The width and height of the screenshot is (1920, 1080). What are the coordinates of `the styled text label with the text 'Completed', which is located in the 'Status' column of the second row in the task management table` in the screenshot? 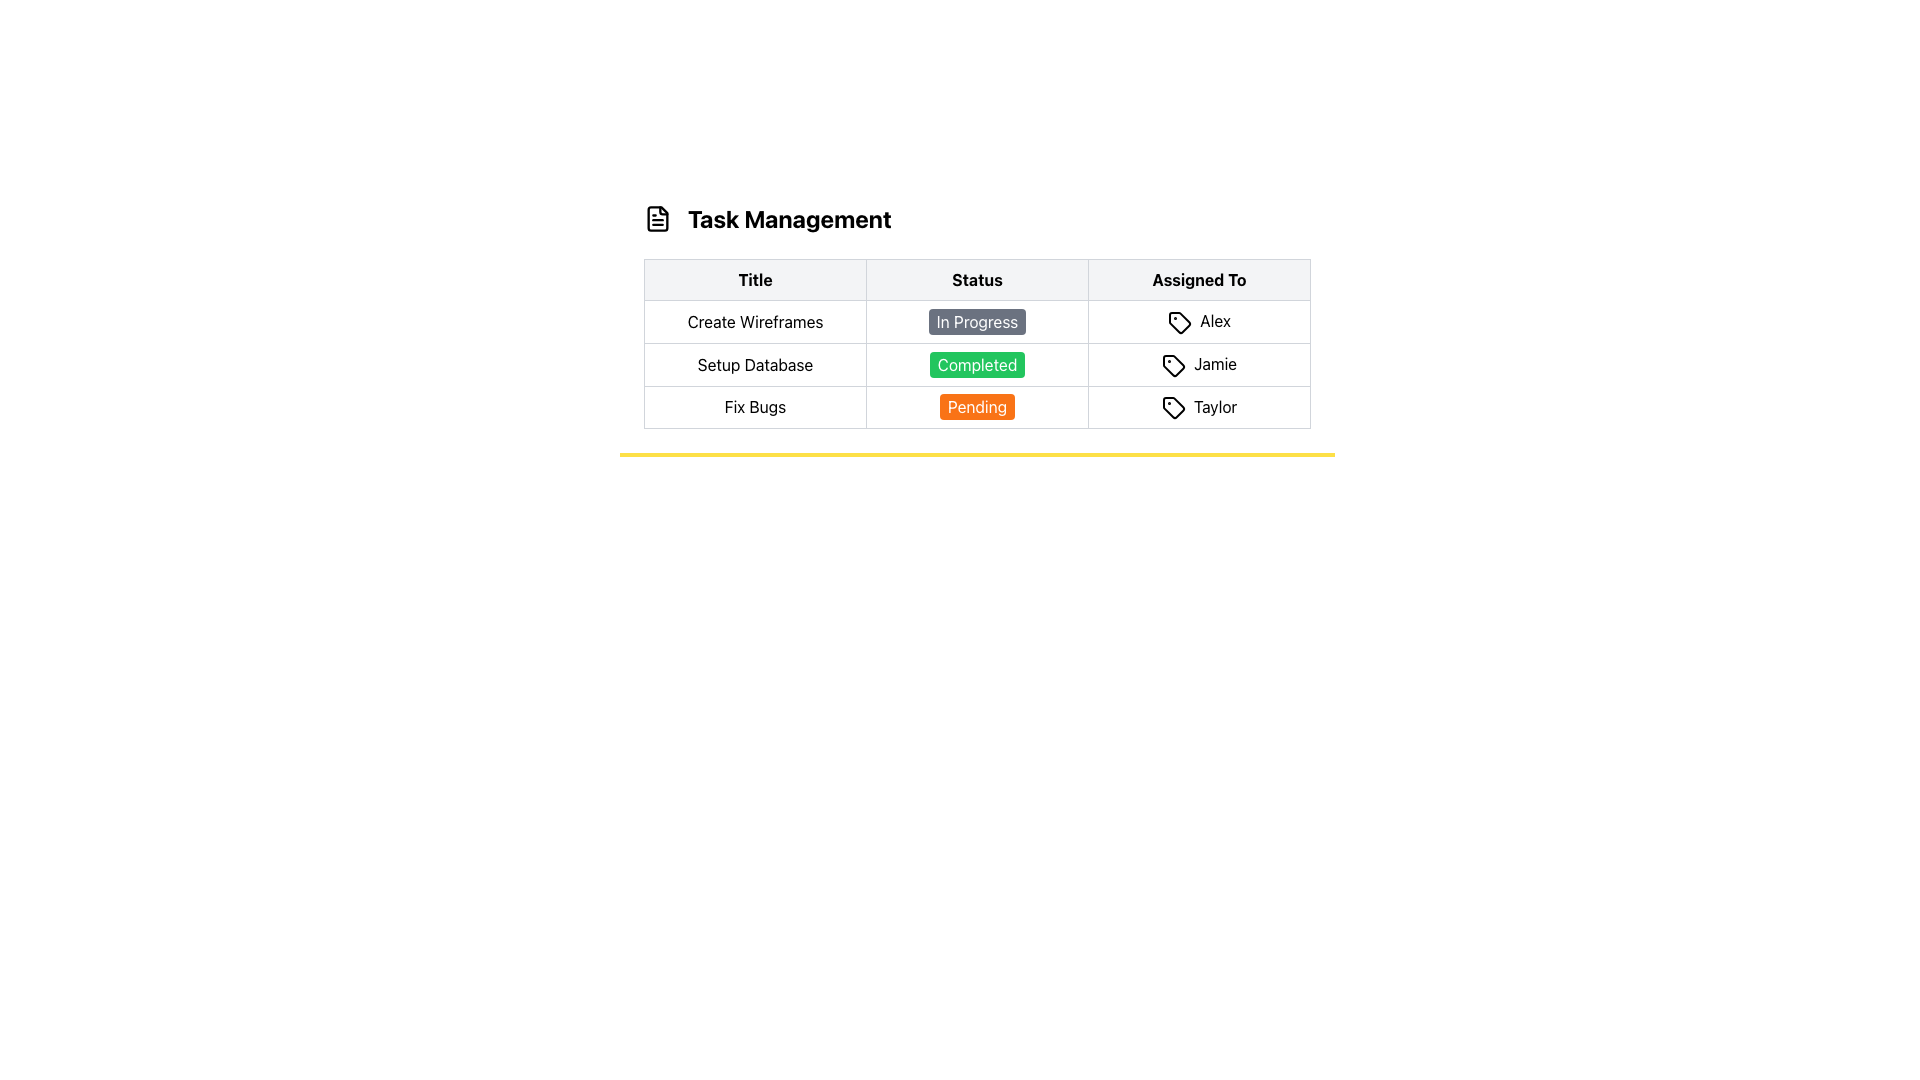 It's located at (977, 364).